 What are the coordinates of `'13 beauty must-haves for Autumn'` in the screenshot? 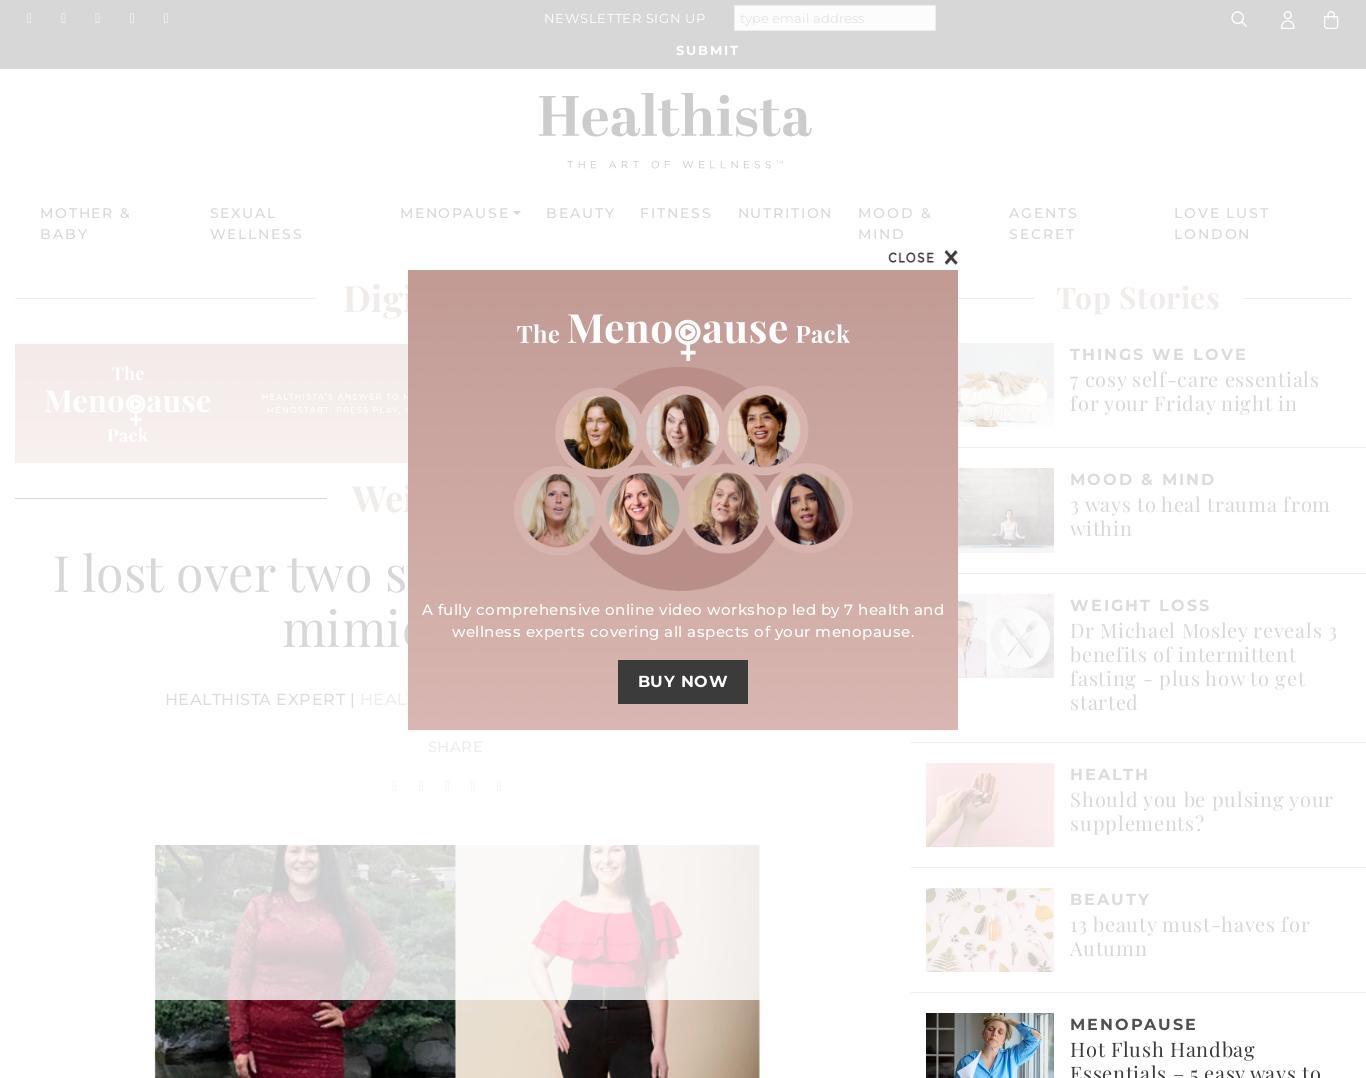 It's located at (1190, 933).